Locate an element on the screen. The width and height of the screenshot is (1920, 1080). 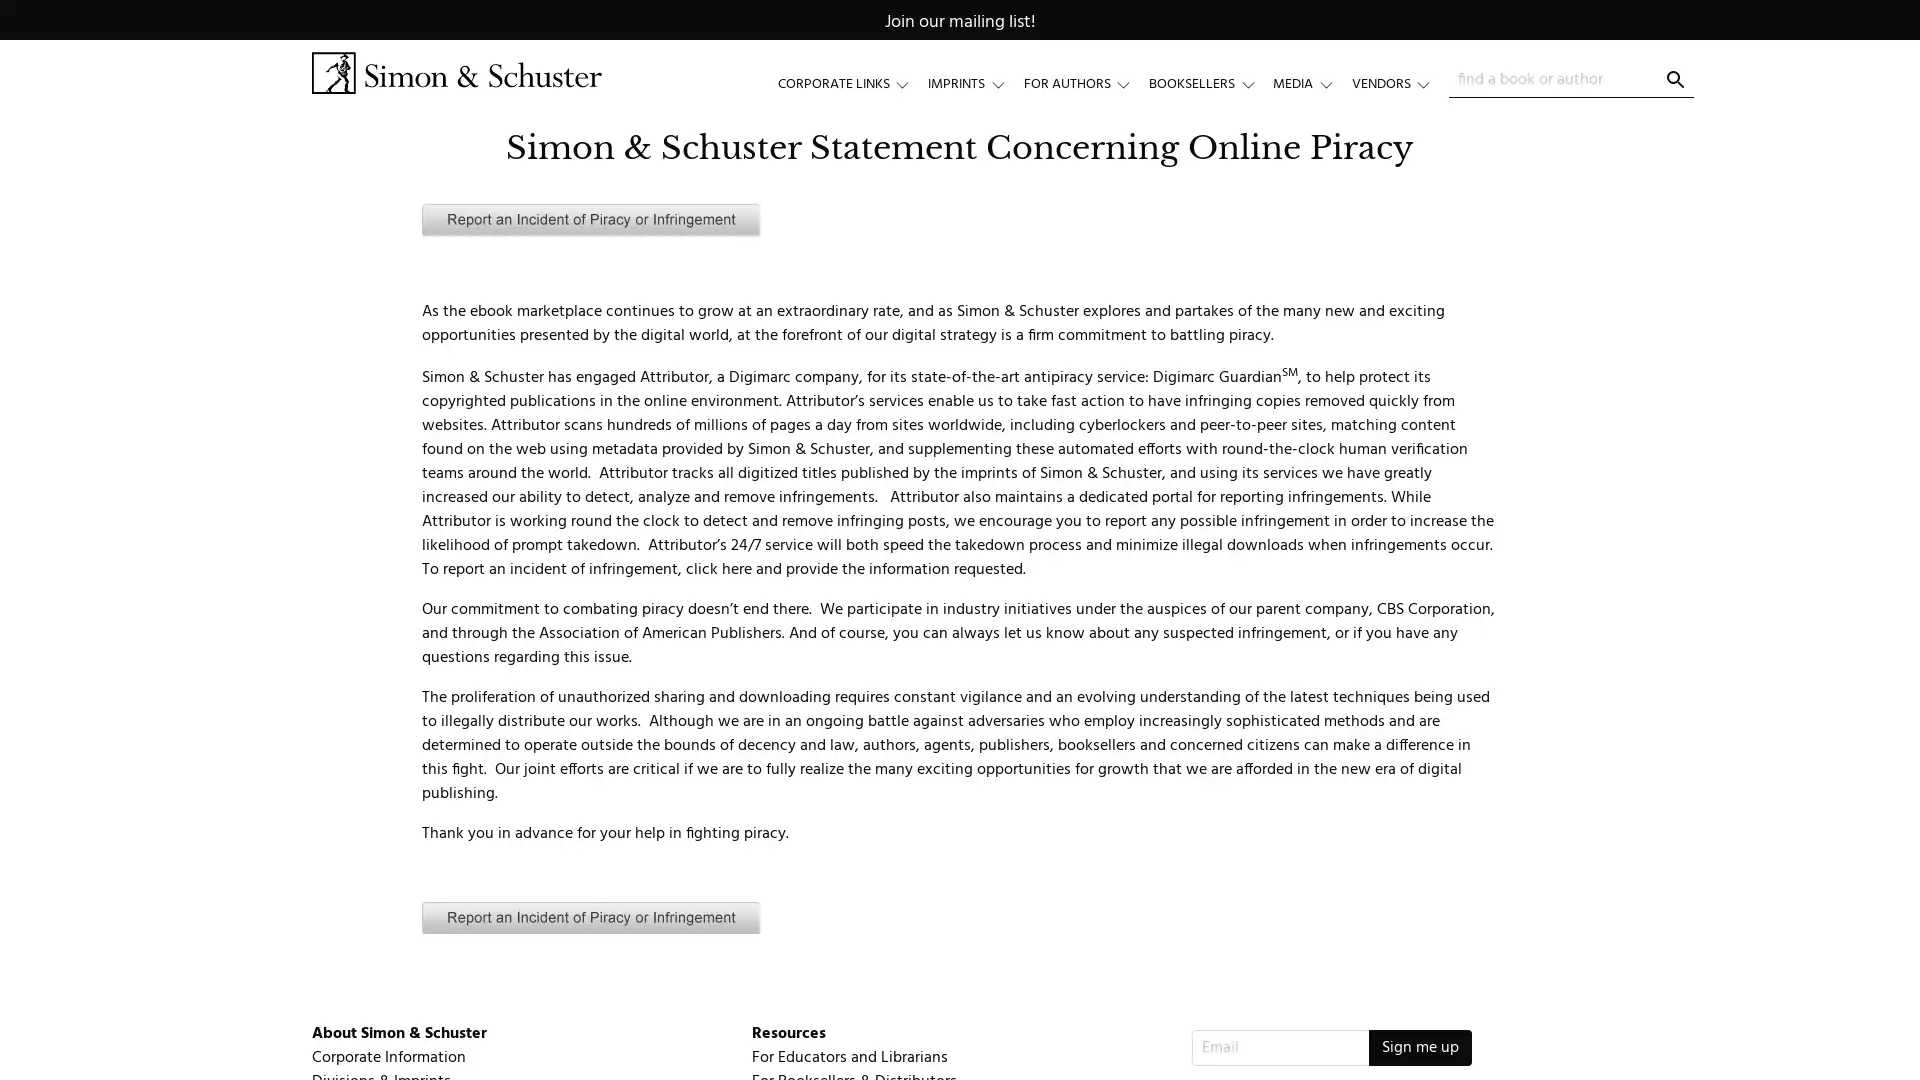
CORPORATE LINKS is located at coordinates (852, 83).